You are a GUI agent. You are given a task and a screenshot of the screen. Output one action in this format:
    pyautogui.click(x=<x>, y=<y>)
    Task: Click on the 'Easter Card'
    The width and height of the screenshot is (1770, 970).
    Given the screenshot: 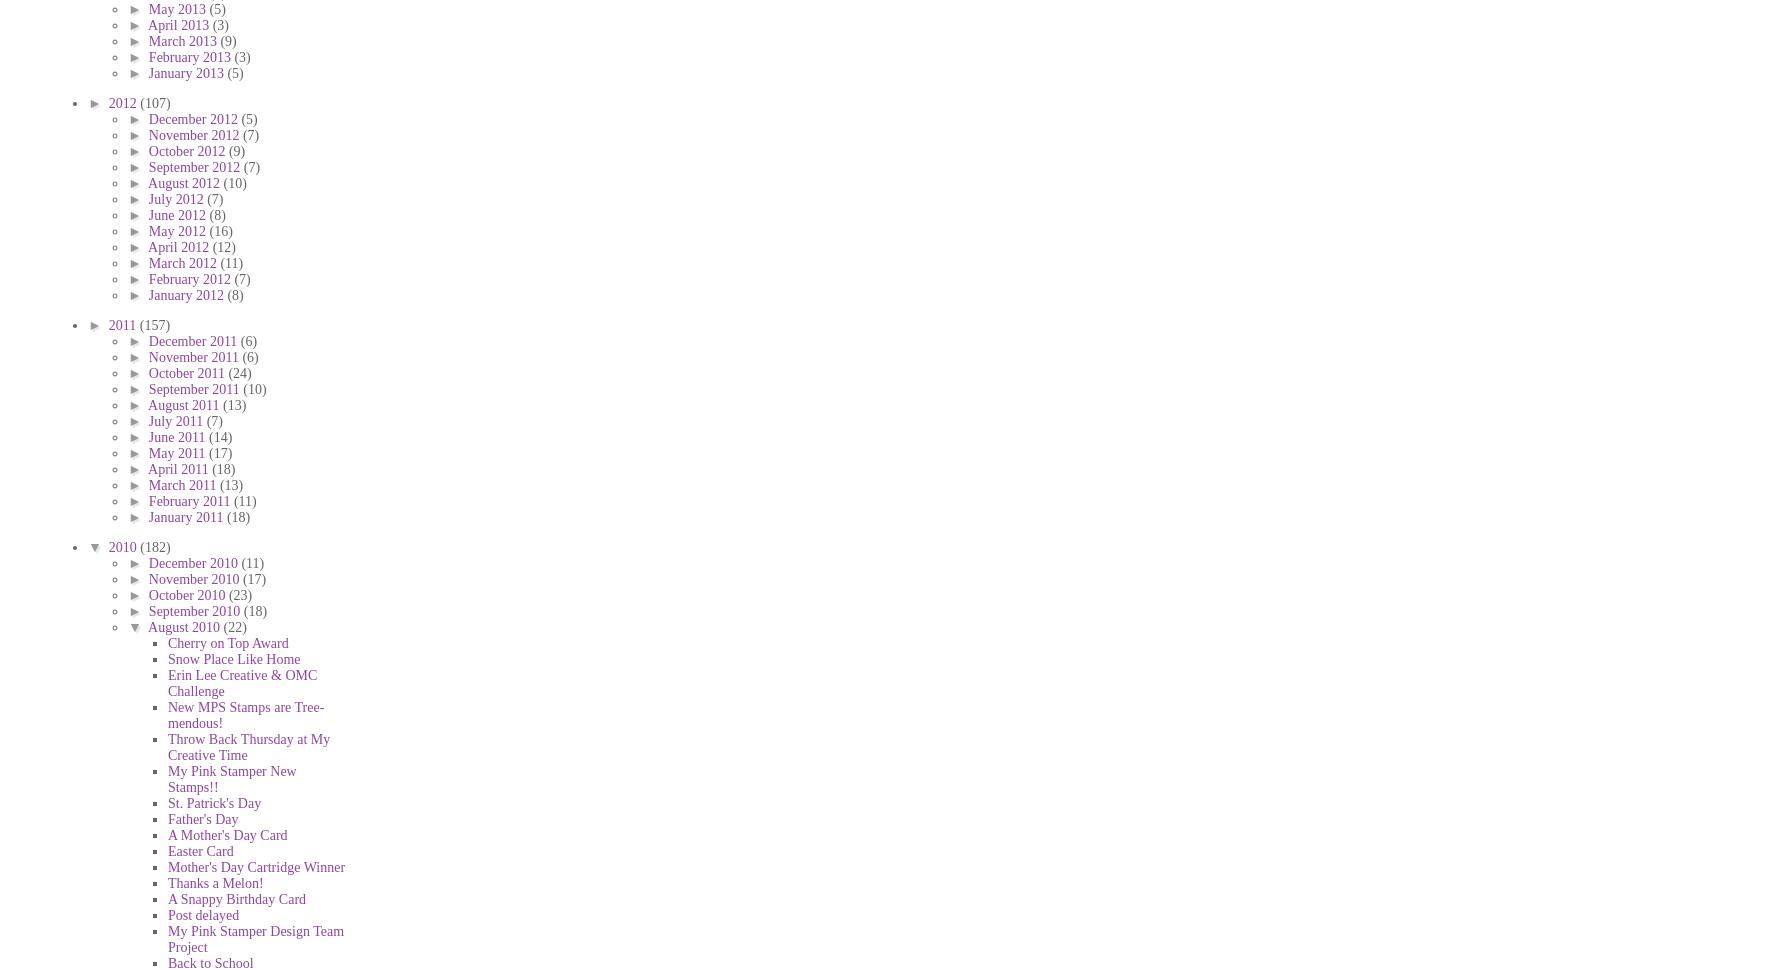 What is the action you would take?
    pyautogui.click(x=200, y=849)
    